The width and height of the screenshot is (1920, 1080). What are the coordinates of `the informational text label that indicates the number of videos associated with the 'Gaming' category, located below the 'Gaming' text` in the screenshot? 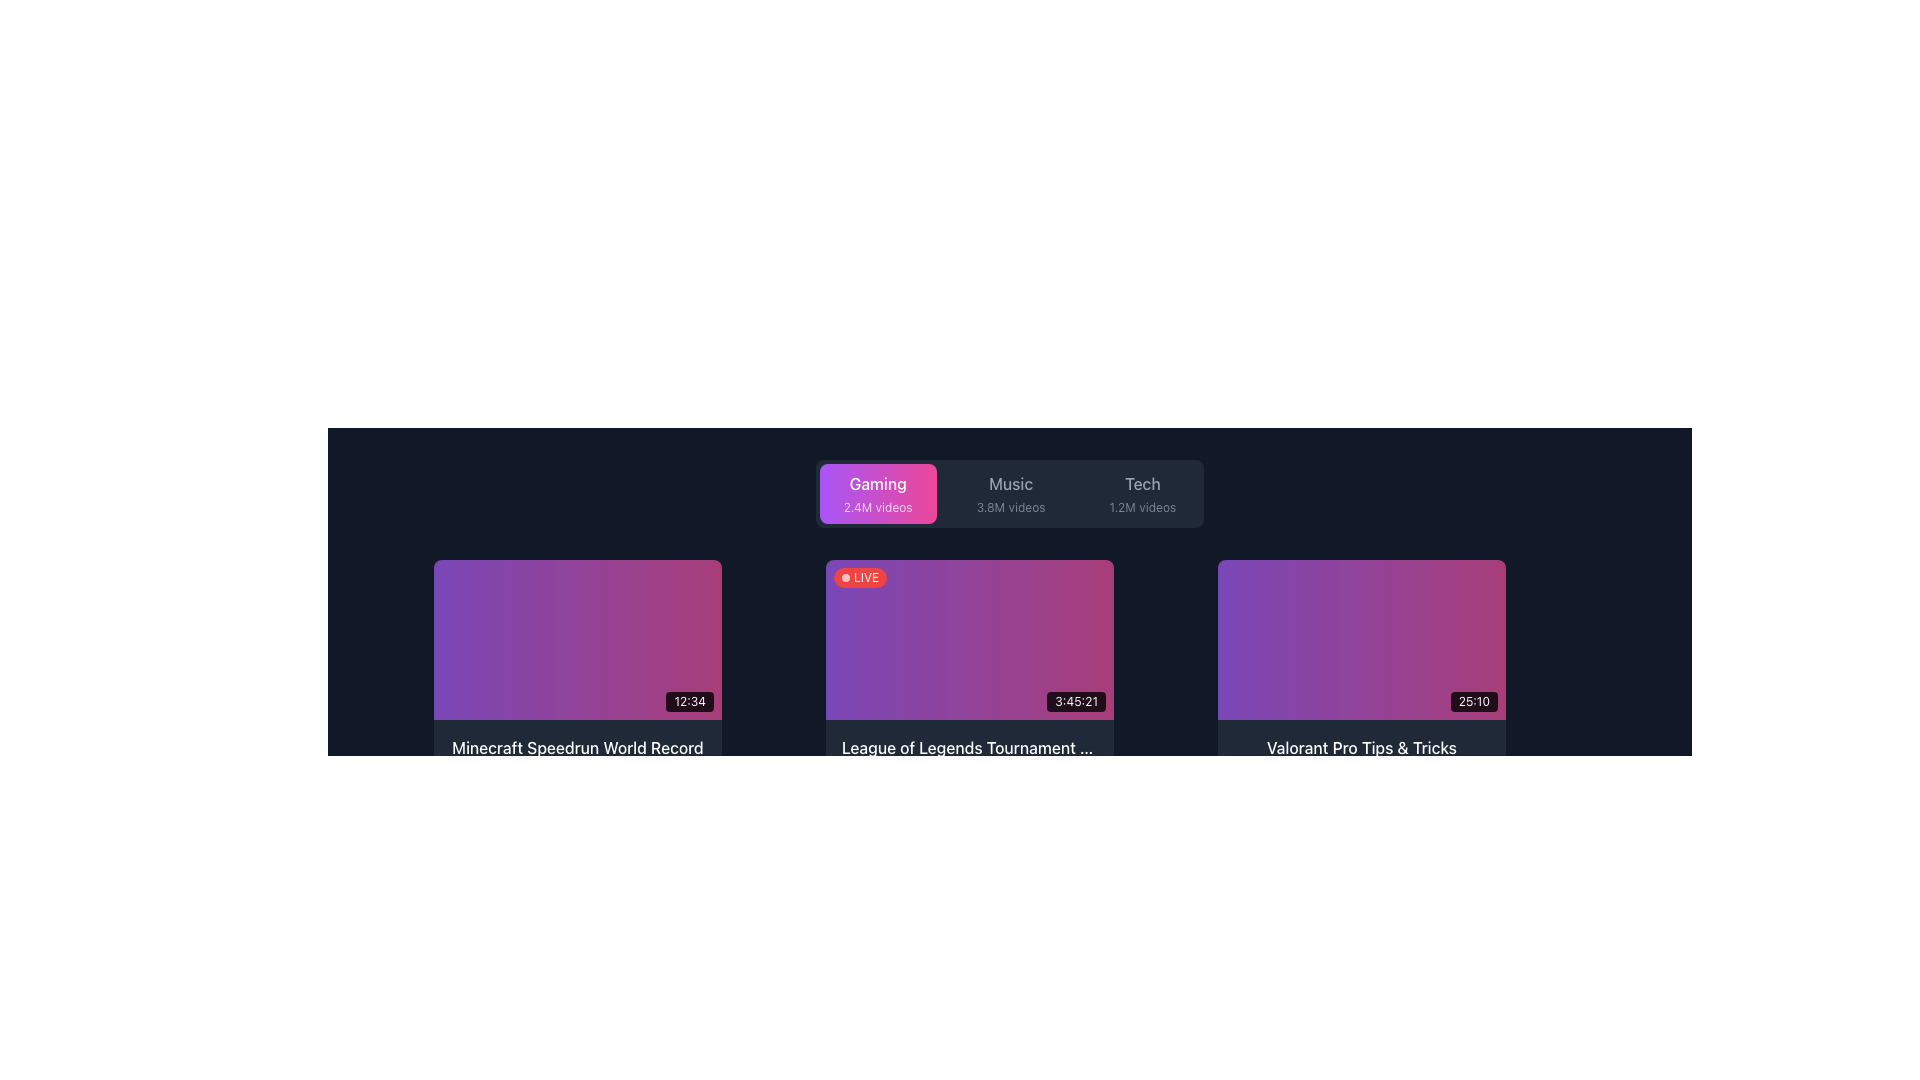 It's located at (878, 507).